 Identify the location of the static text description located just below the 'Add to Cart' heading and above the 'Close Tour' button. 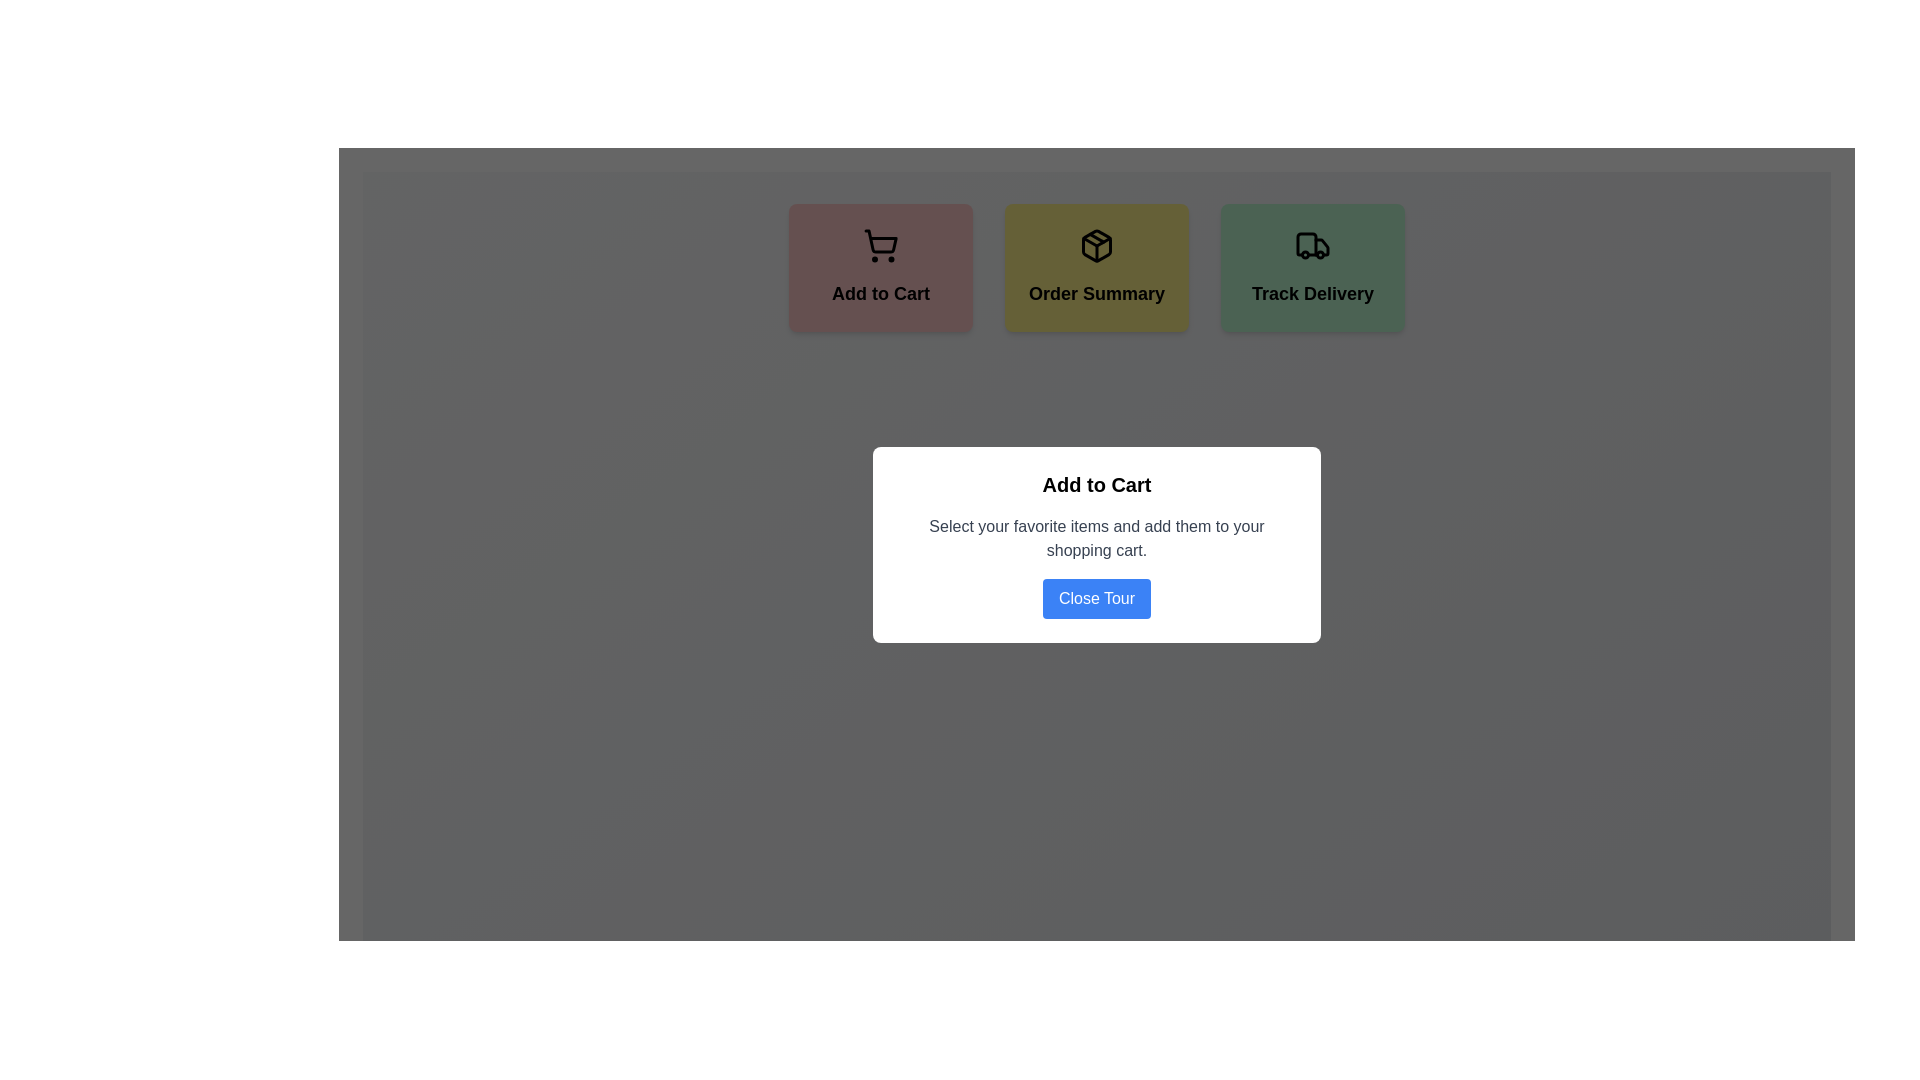
(1096, 537).